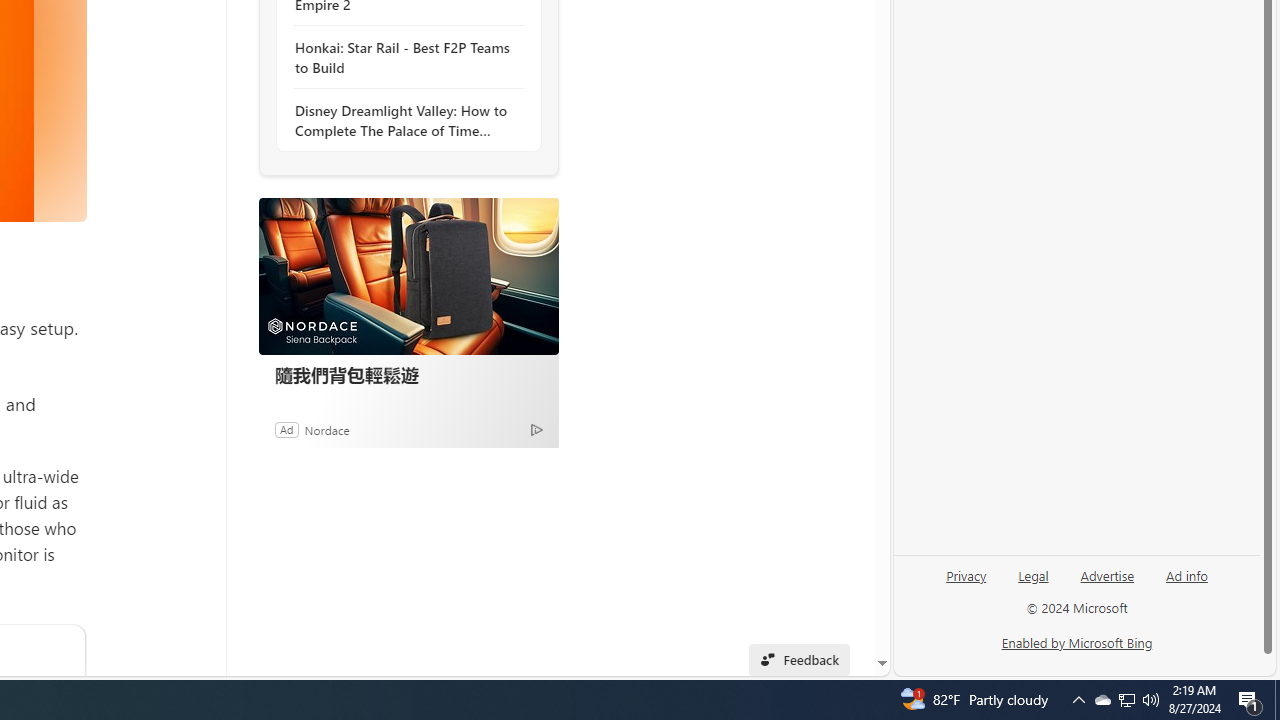 The width and height of the screenshot is (1280, 720). I want to click on 'Advertise', so click(1106, 583).